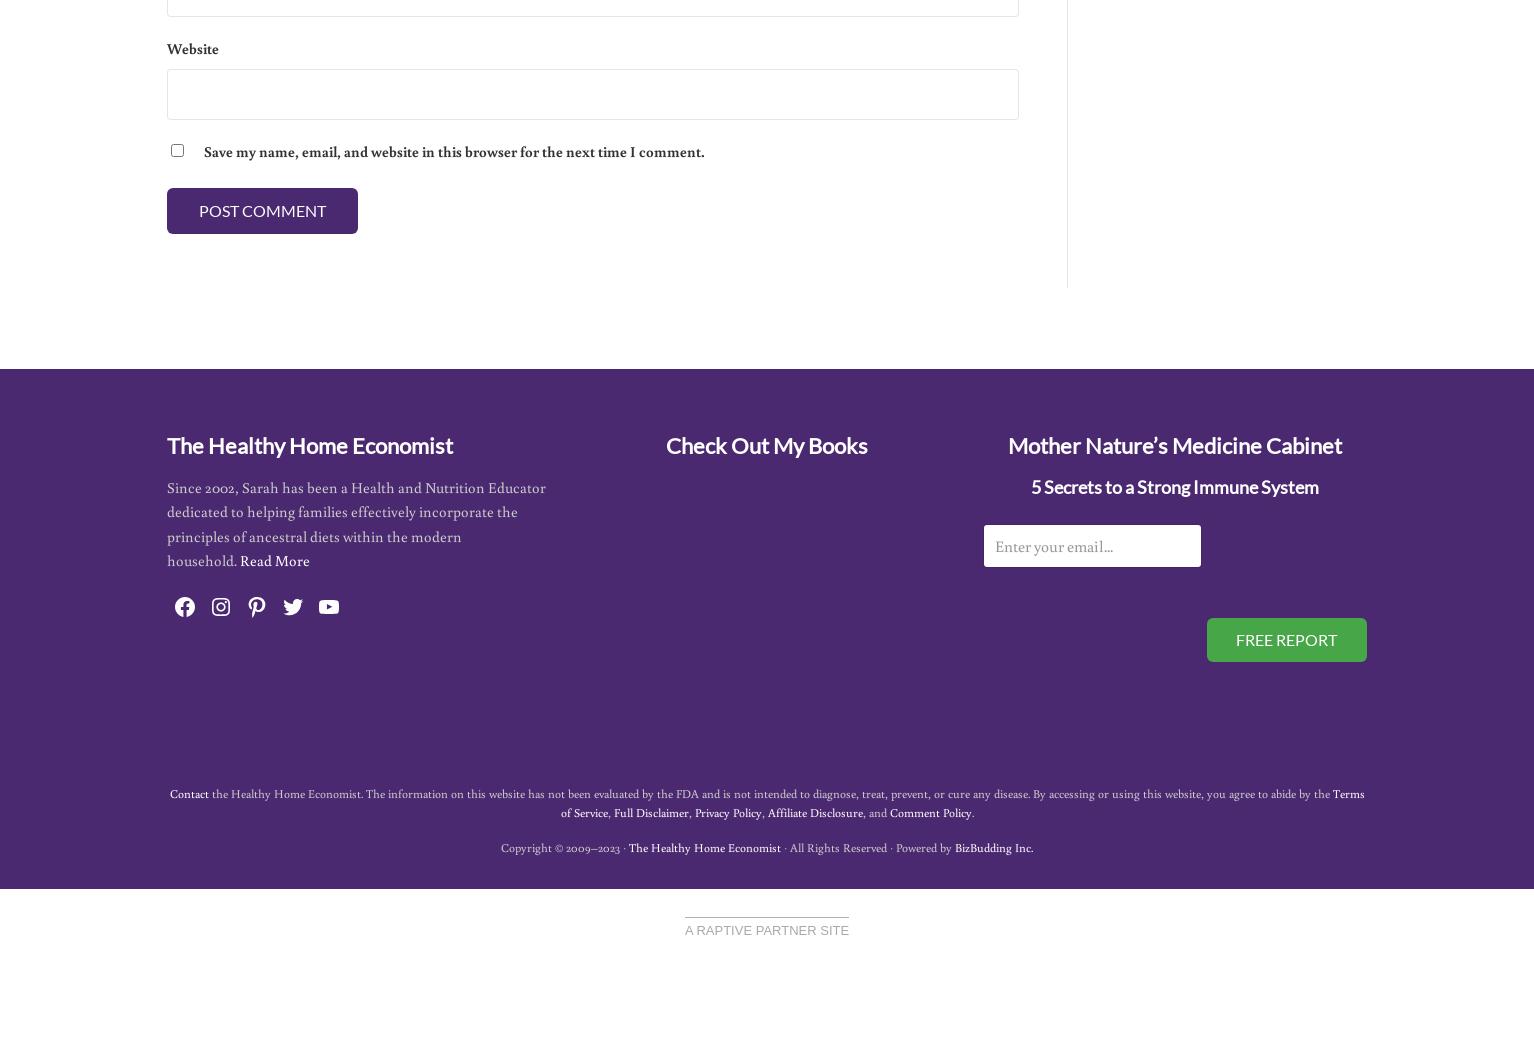 This screenshot has height=1038, width=1534. I want to click on 'Terms of Service', so click(960, 801).